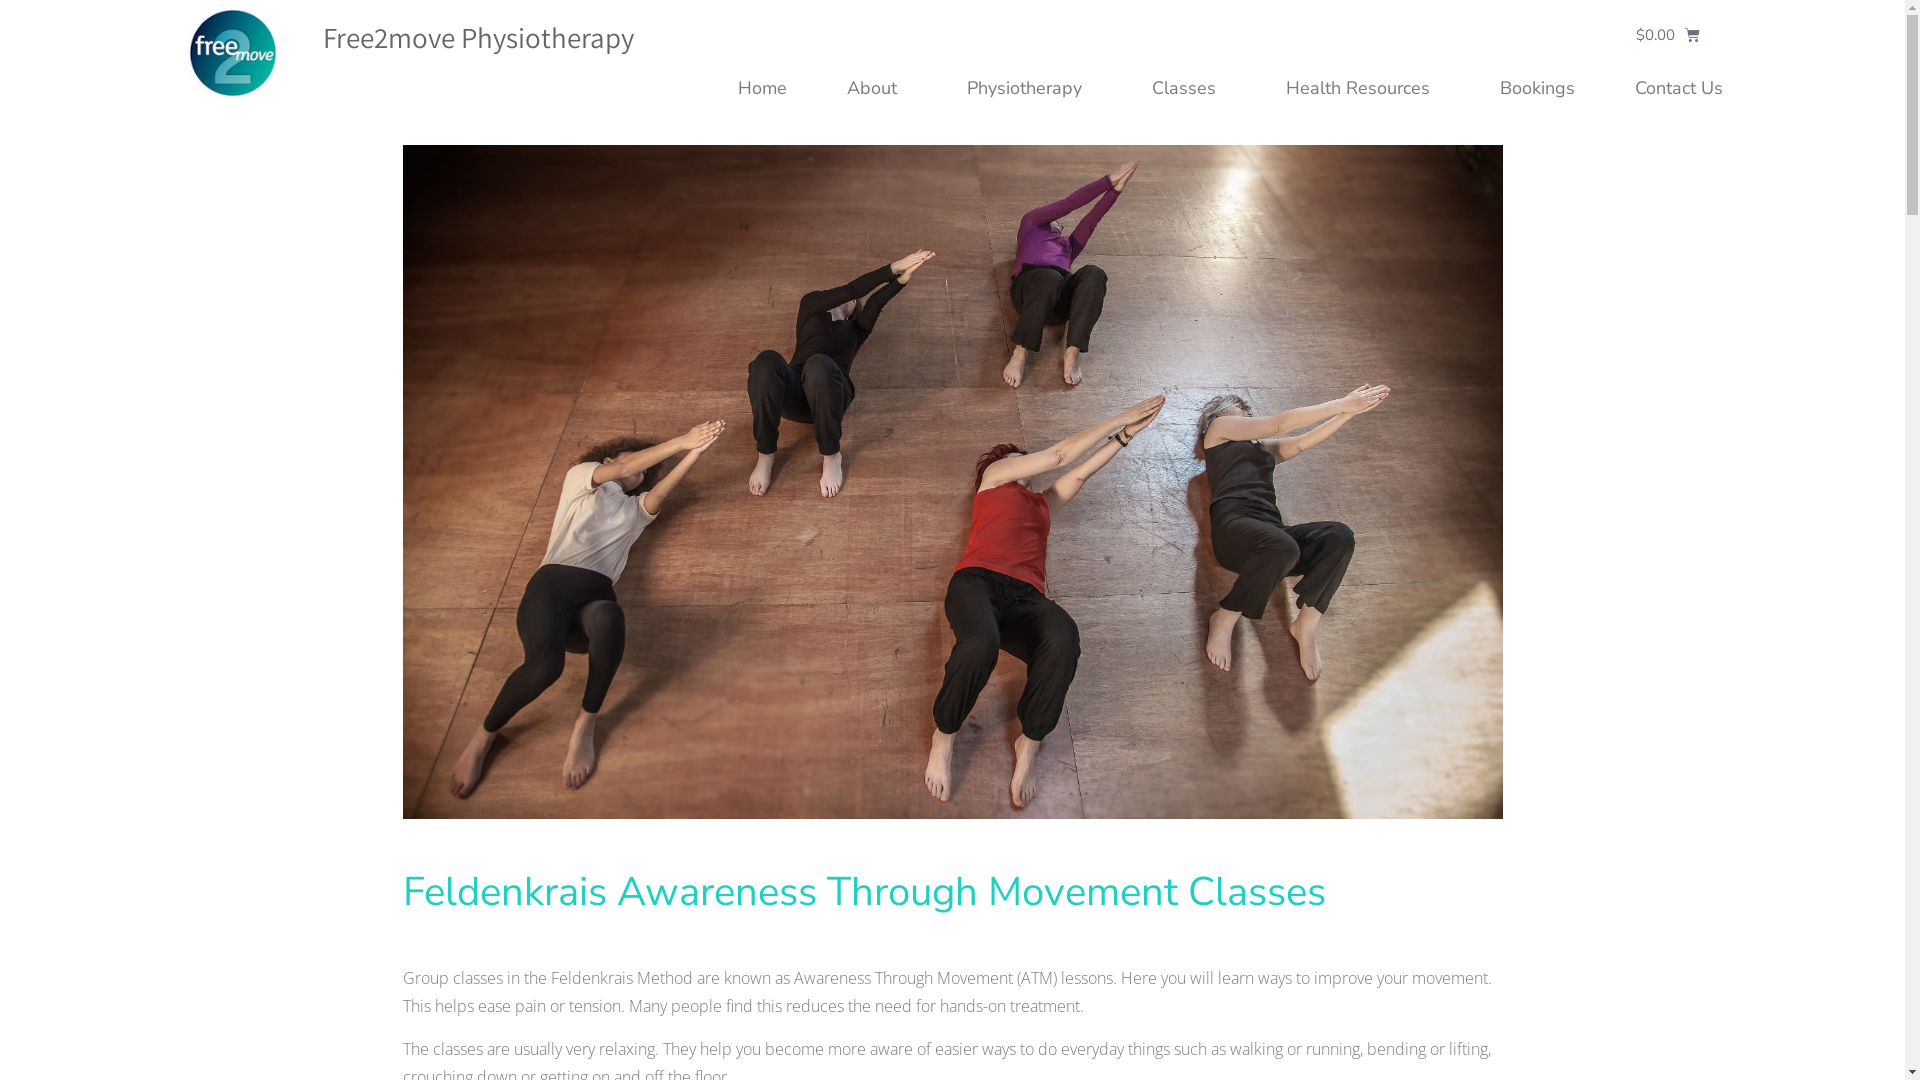 Image resolution: width=1920 pixels, height=1080 pixels. I want to click on 'Bookings', so click(1536, 87).